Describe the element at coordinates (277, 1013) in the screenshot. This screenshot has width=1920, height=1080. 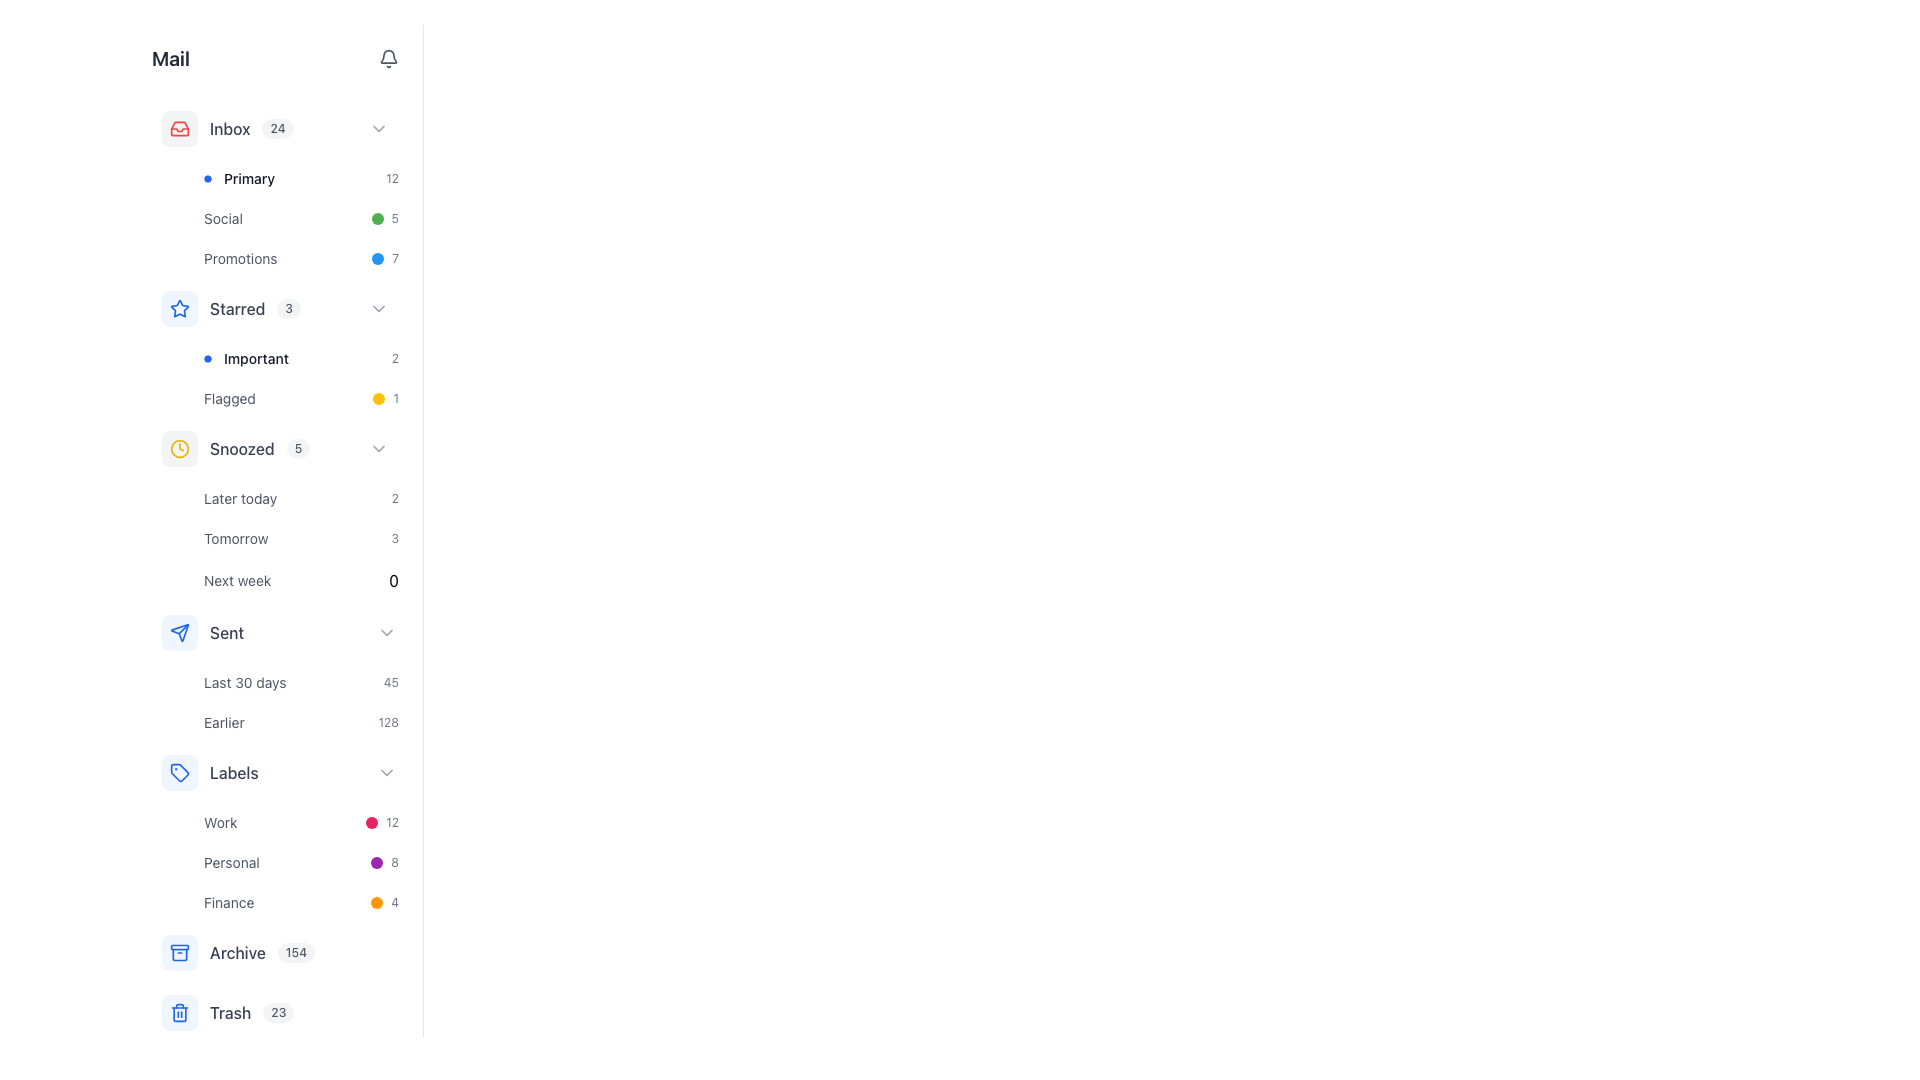
I see `the small pill-shaped badge with the text '23' that is located to the right of the 'Trash' label in the vertical navigation menu` at that location.